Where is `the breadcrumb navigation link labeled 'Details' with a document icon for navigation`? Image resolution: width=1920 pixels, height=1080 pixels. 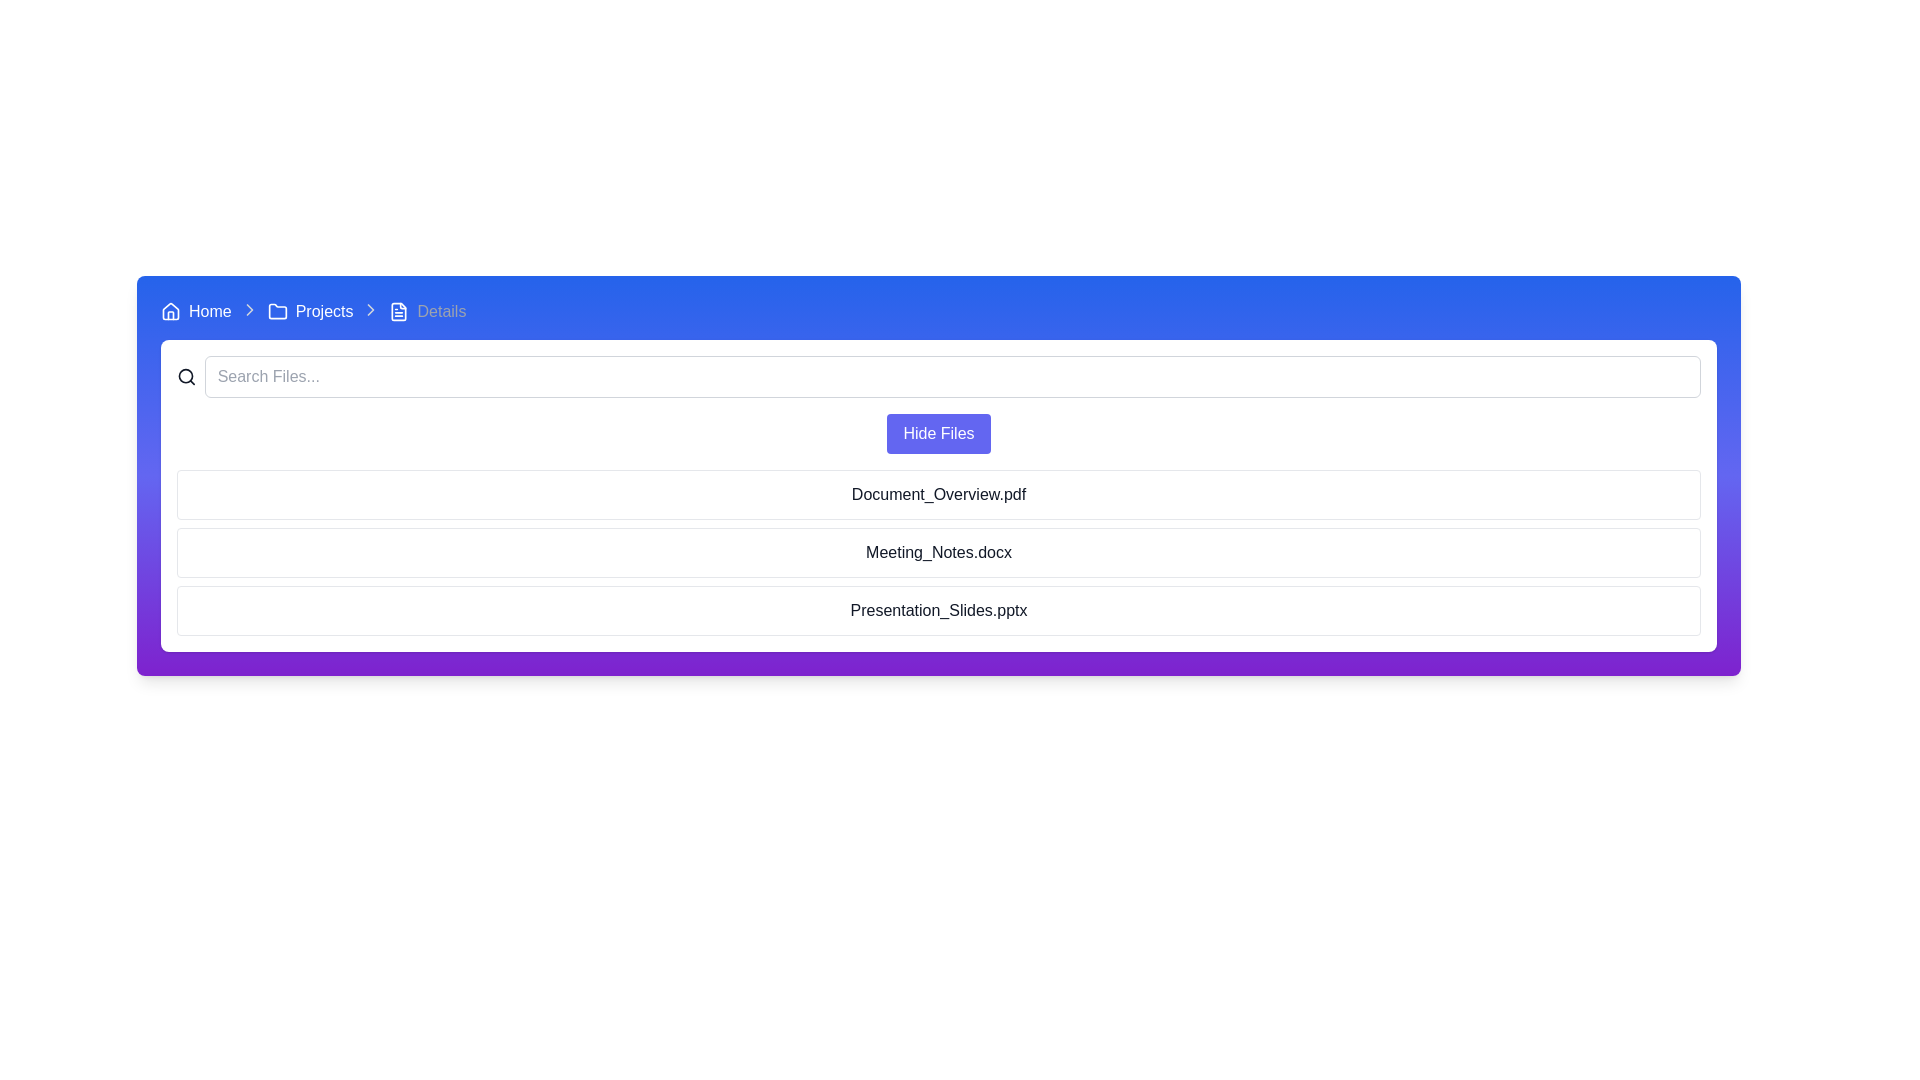 the breadcrumb navigation link labeled 'Details' with a document icon for navigation is located at coordinates (426, 312).